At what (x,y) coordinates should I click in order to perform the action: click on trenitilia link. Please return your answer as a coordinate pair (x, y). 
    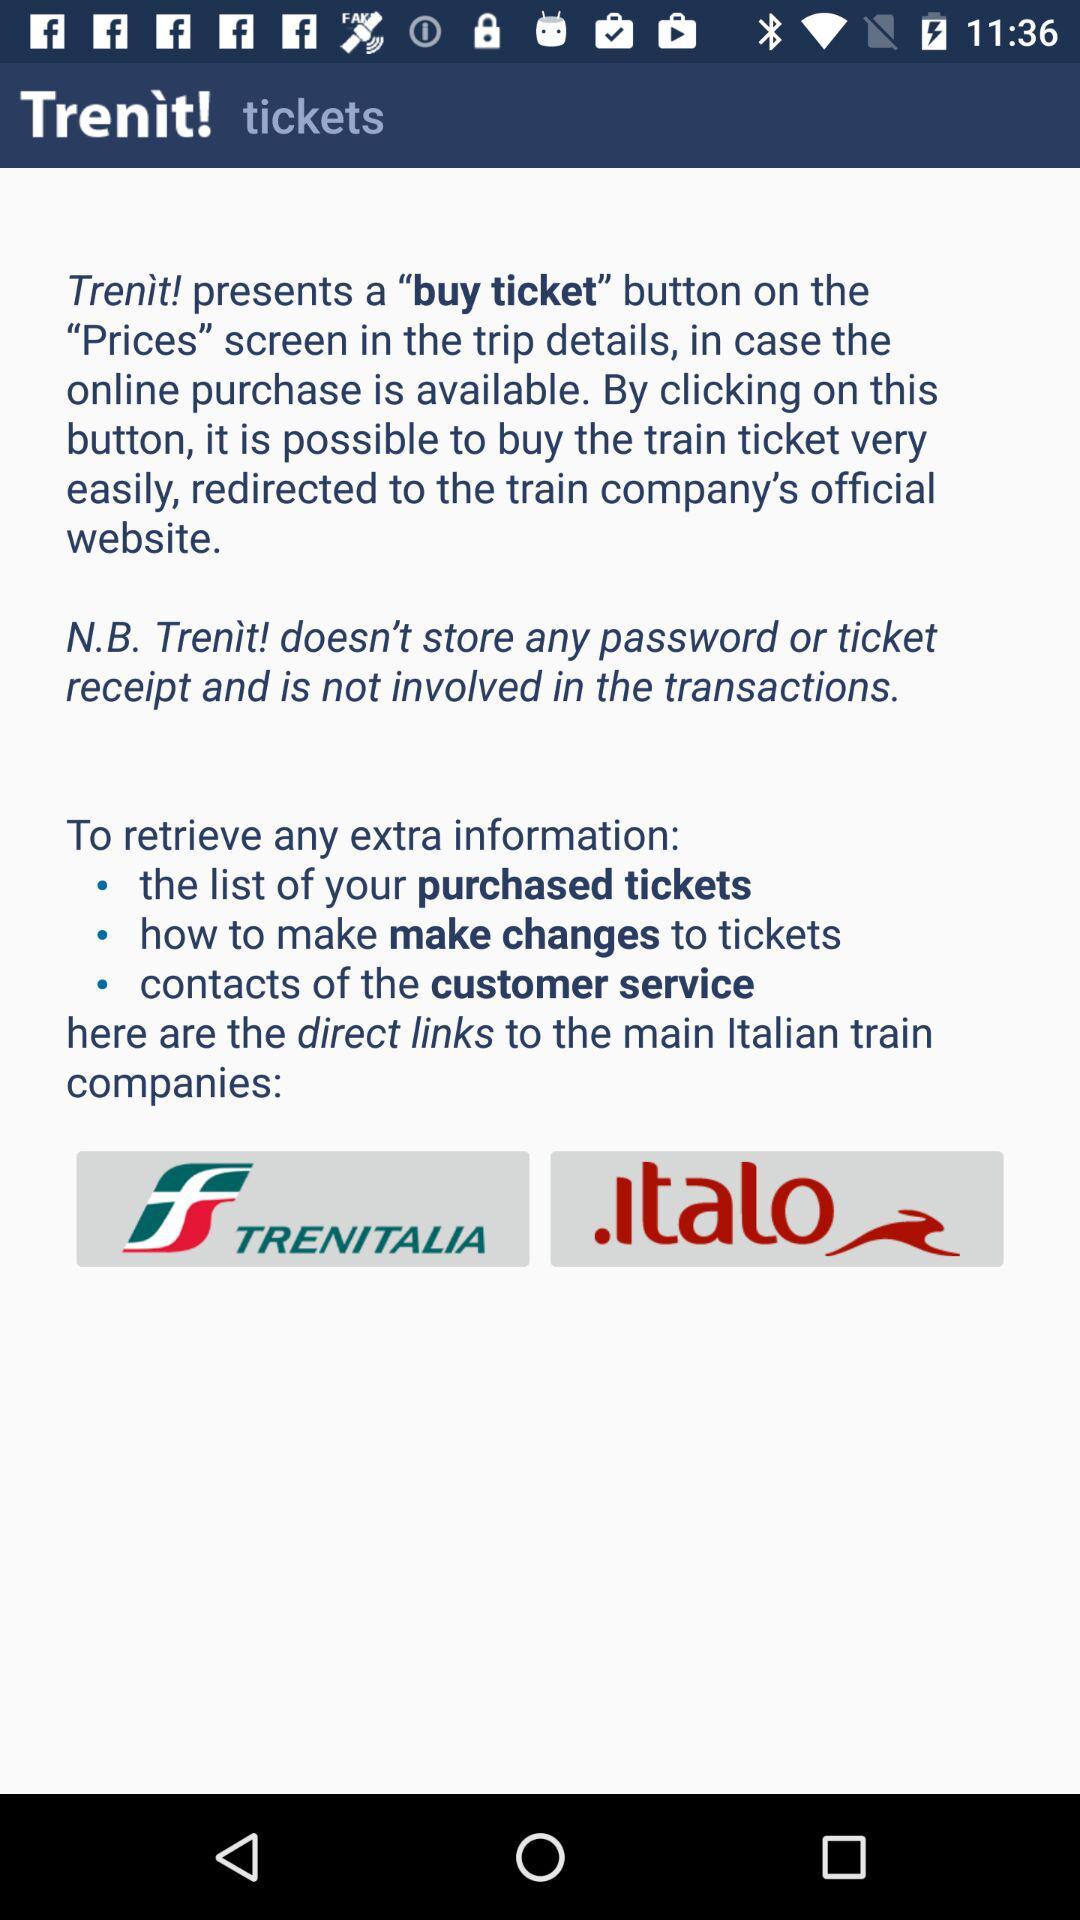
    Looking at the image, I should click on (303, 1208).